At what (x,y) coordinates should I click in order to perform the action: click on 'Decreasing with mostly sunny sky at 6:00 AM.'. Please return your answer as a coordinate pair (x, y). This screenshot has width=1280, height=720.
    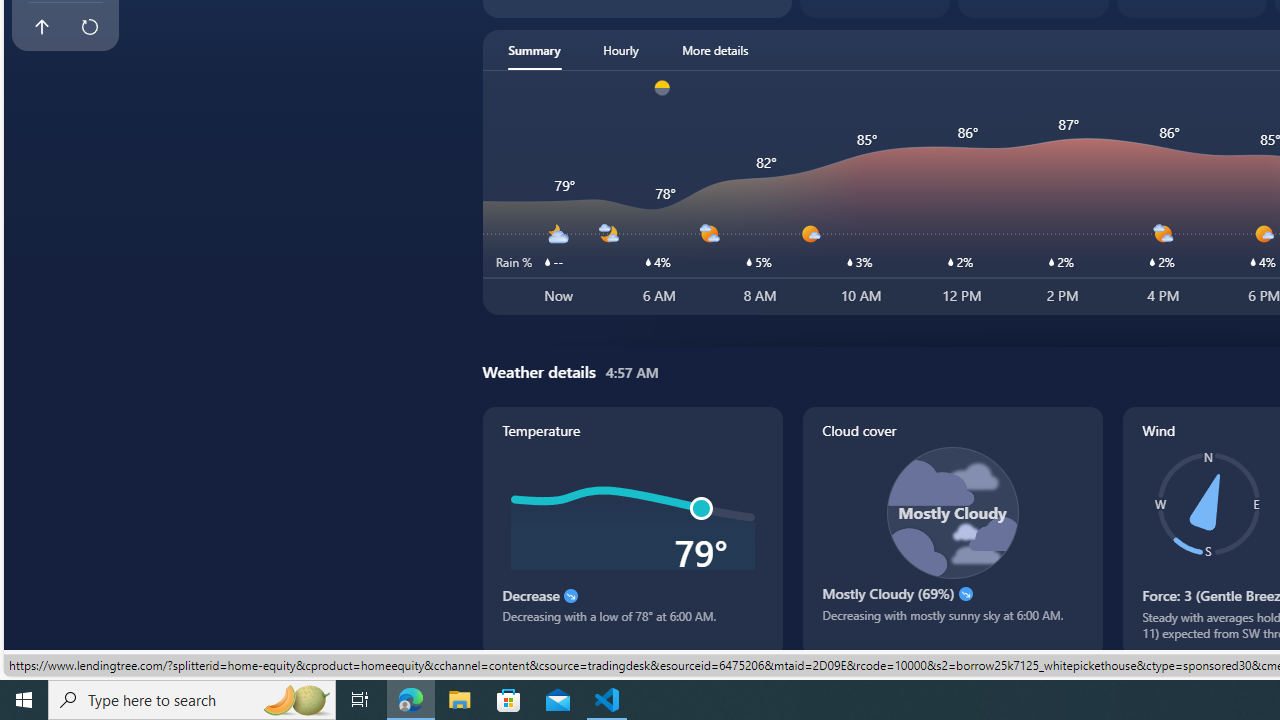
    Looking at the image, I should click on (951, 622).